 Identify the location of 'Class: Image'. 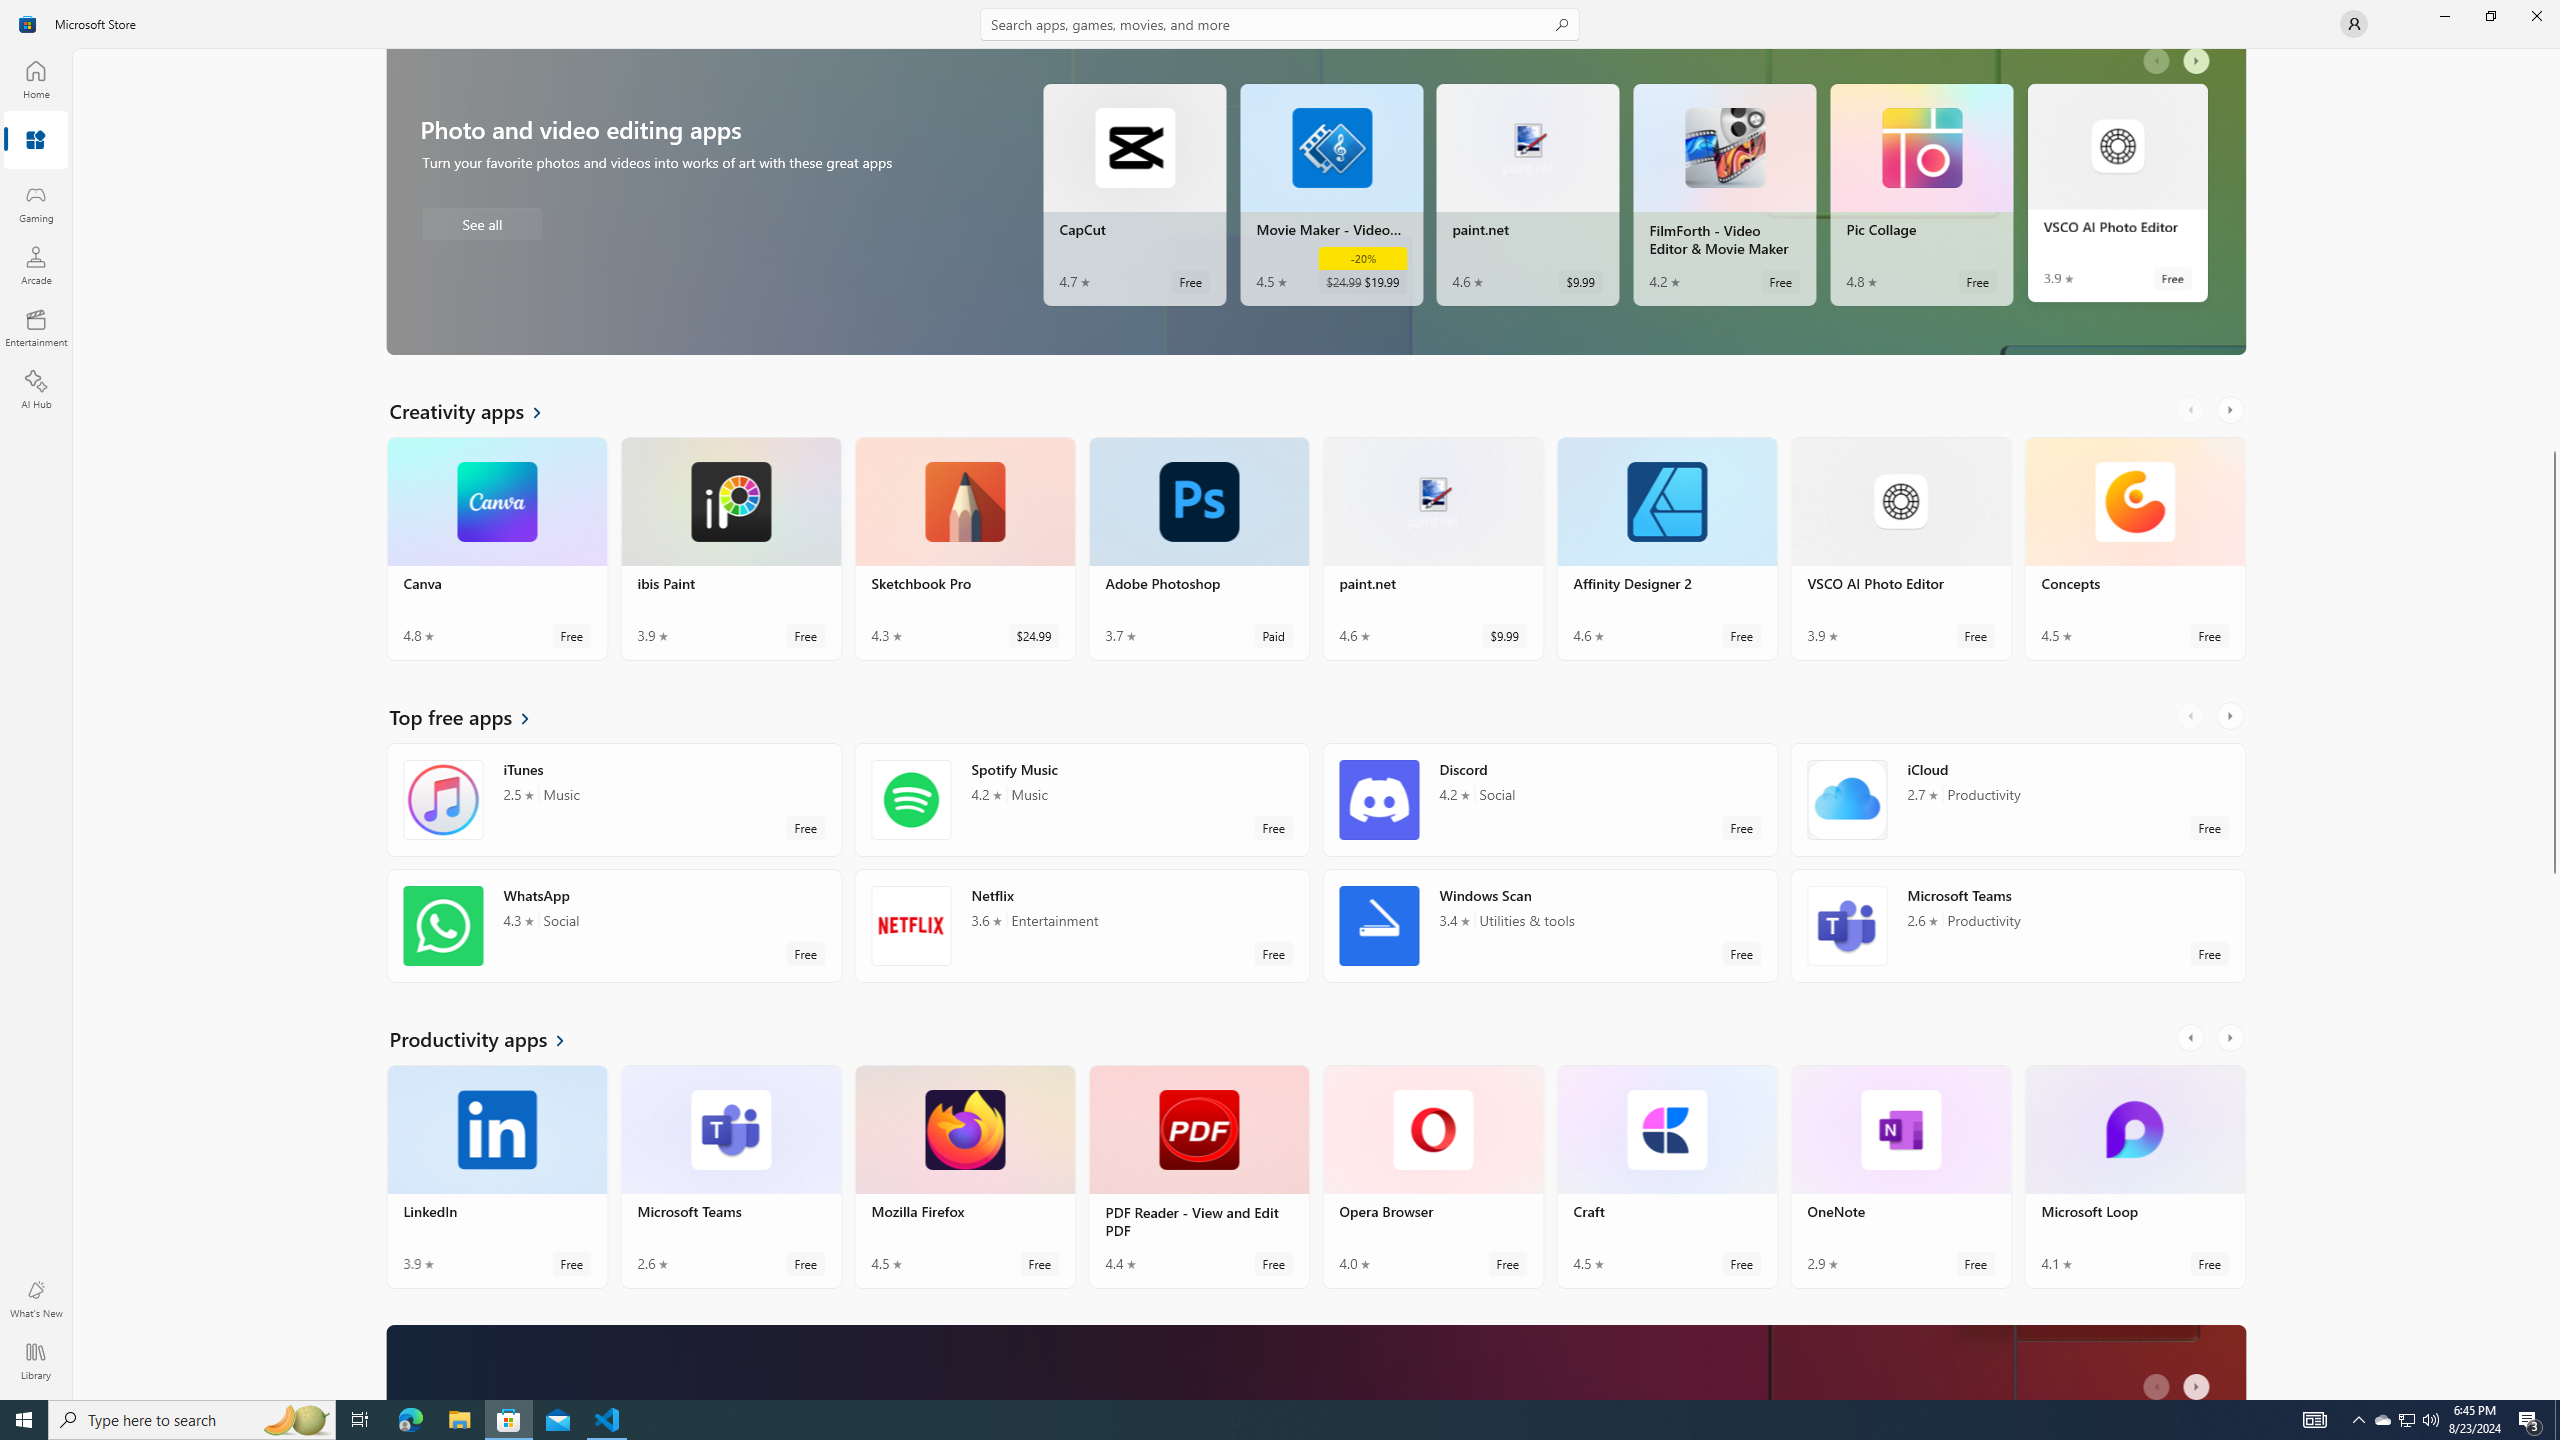
(28, 22).